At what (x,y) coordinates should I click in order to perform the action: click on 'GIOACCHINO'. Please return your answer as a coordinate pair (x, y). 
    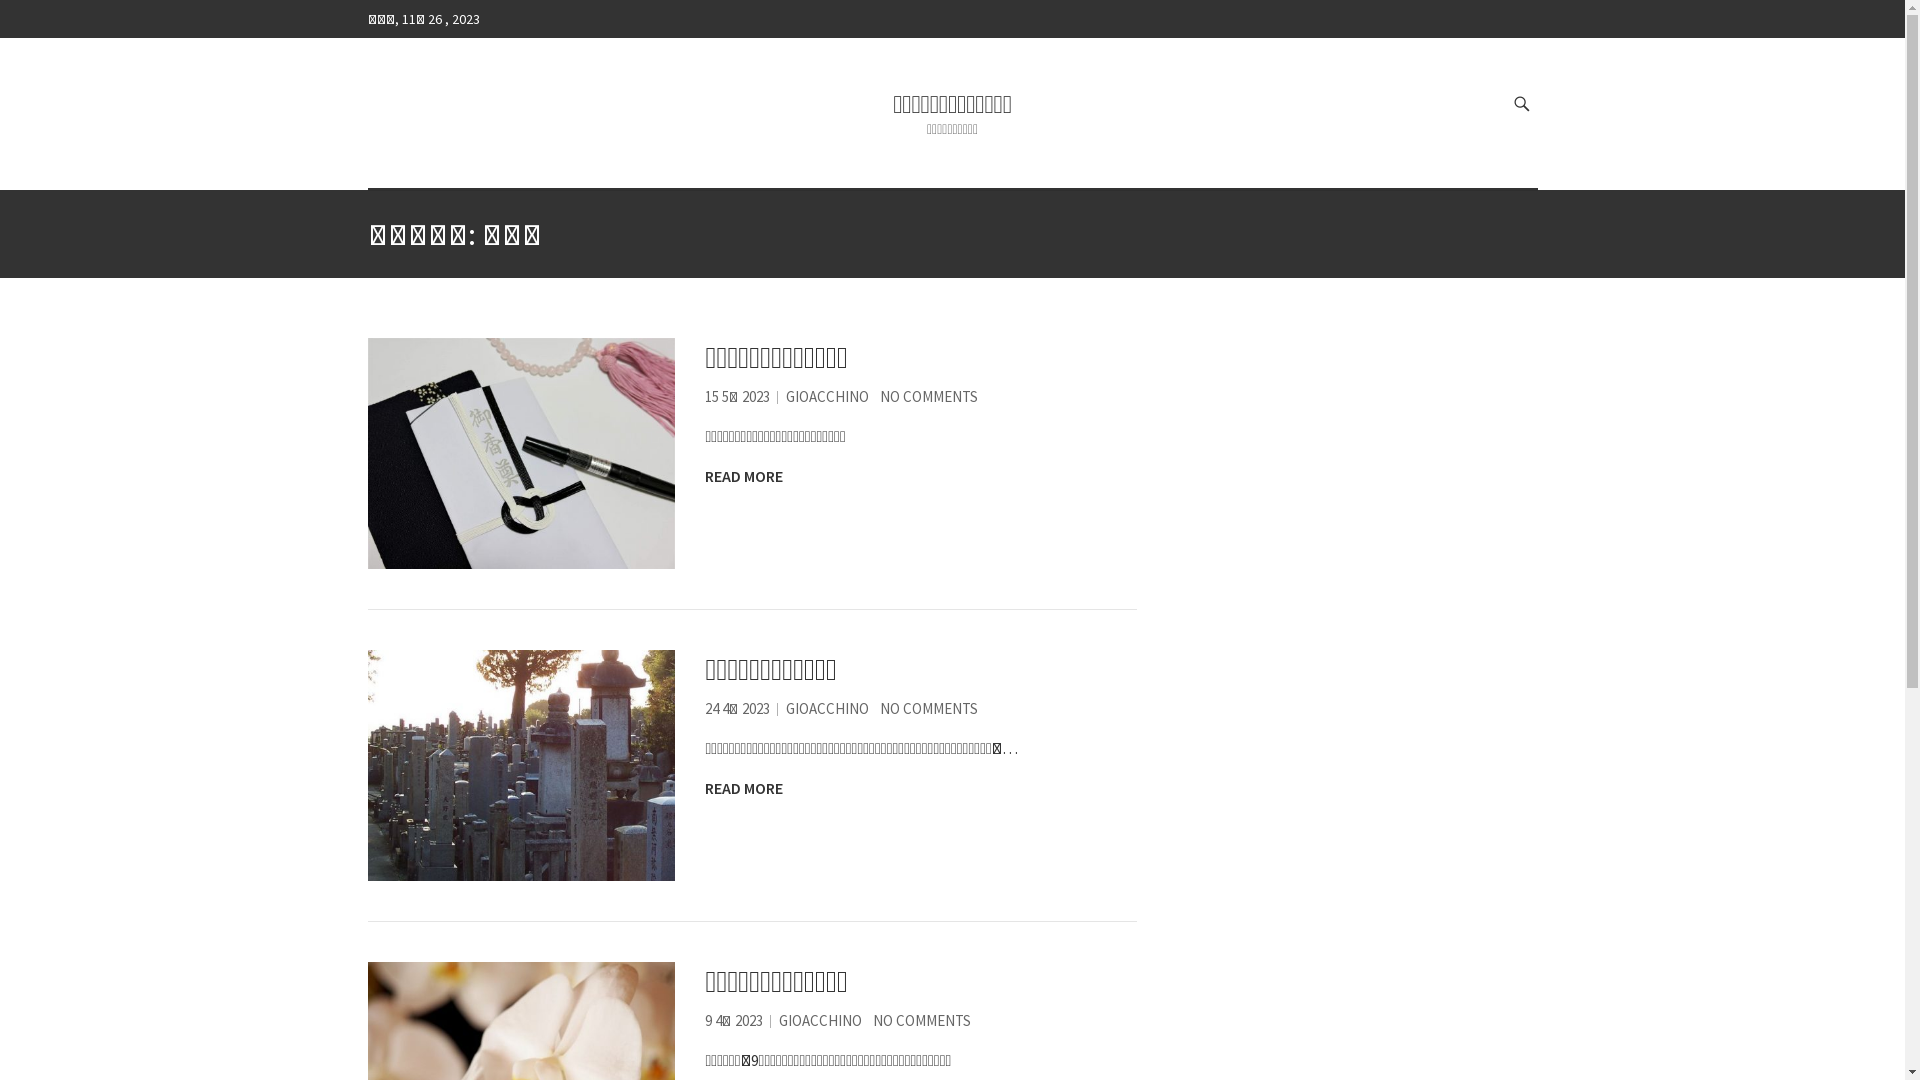
    Looking at the image, I should click on (820, 1020).